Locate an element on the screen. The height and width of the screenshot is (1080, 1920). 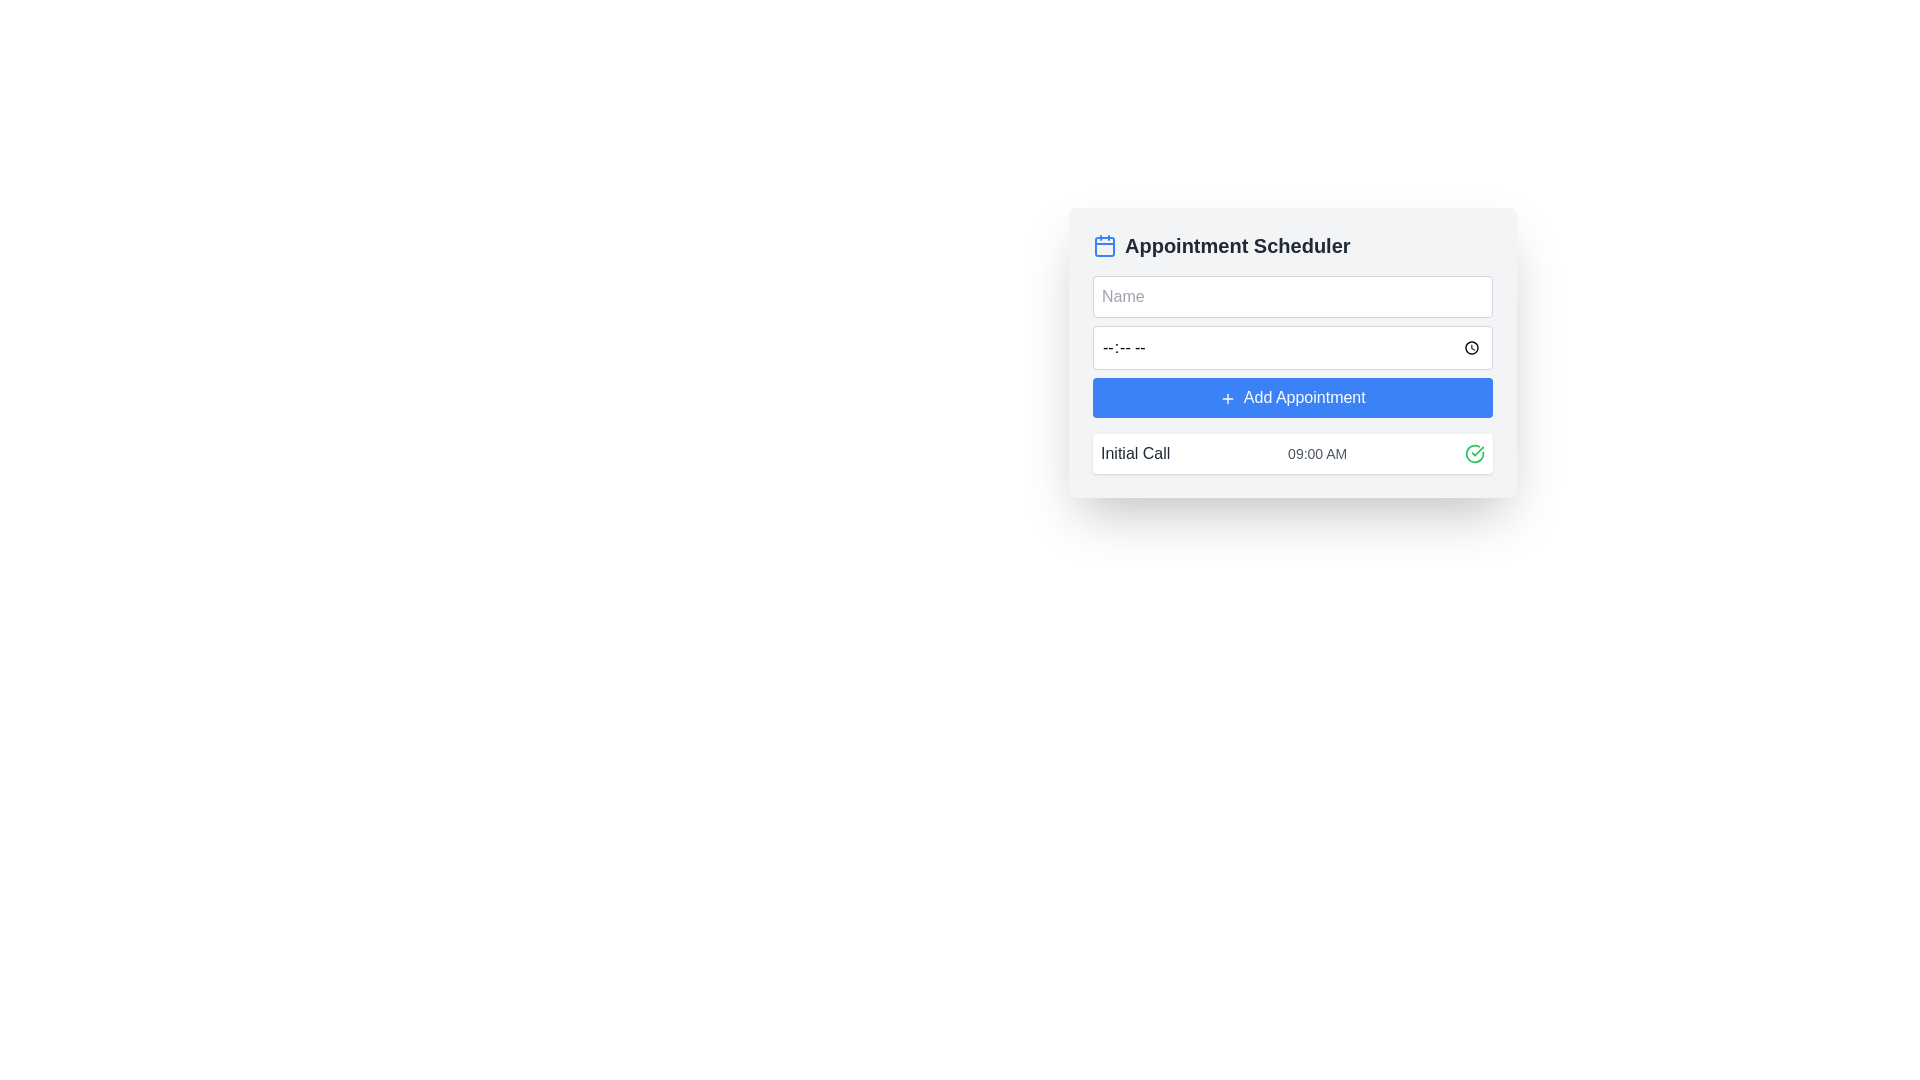
green circular icon with a checkmark, located at the far-right side of the 'Initial Call' event card, to understand its functionality is located at coordinates (1474, 454).